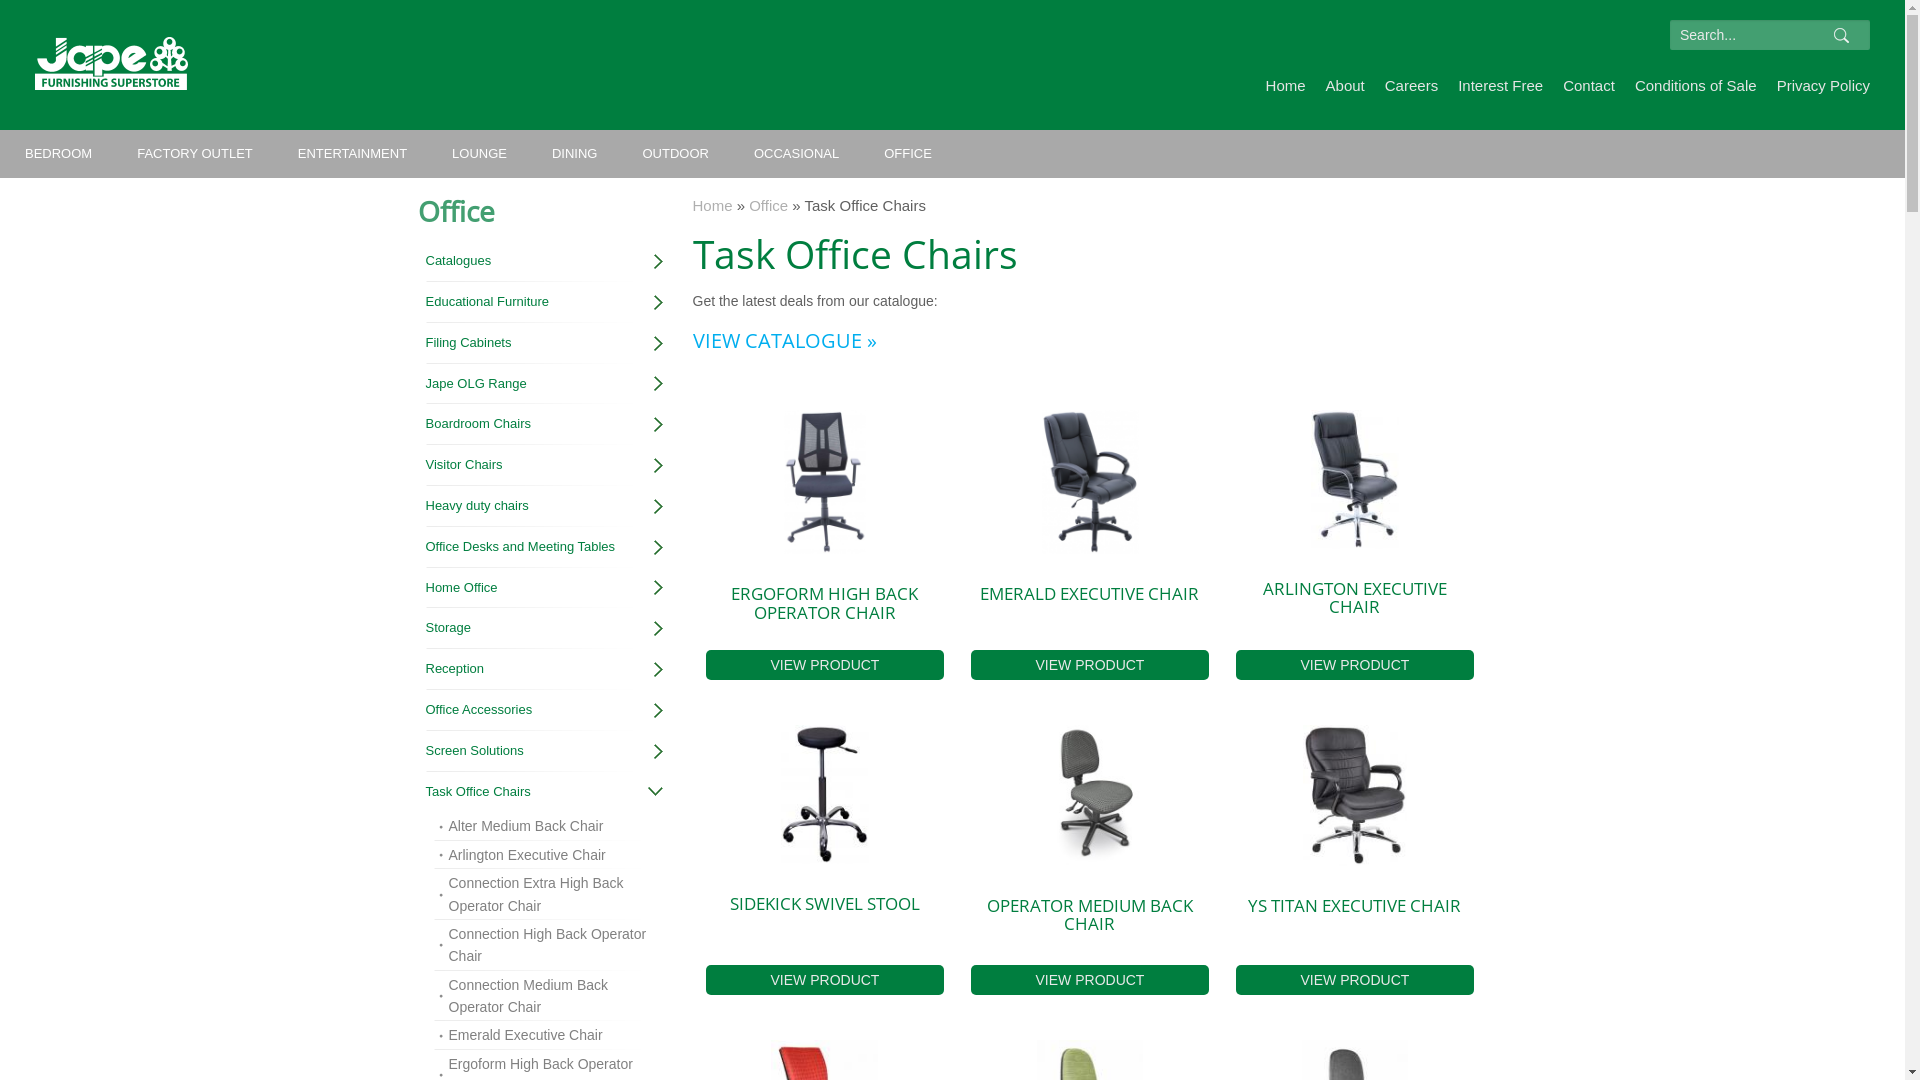 The height and width of the screenshot is (1080, 1920). I want to click on 'Jape Furnishing Super Store', so click(110, 62).